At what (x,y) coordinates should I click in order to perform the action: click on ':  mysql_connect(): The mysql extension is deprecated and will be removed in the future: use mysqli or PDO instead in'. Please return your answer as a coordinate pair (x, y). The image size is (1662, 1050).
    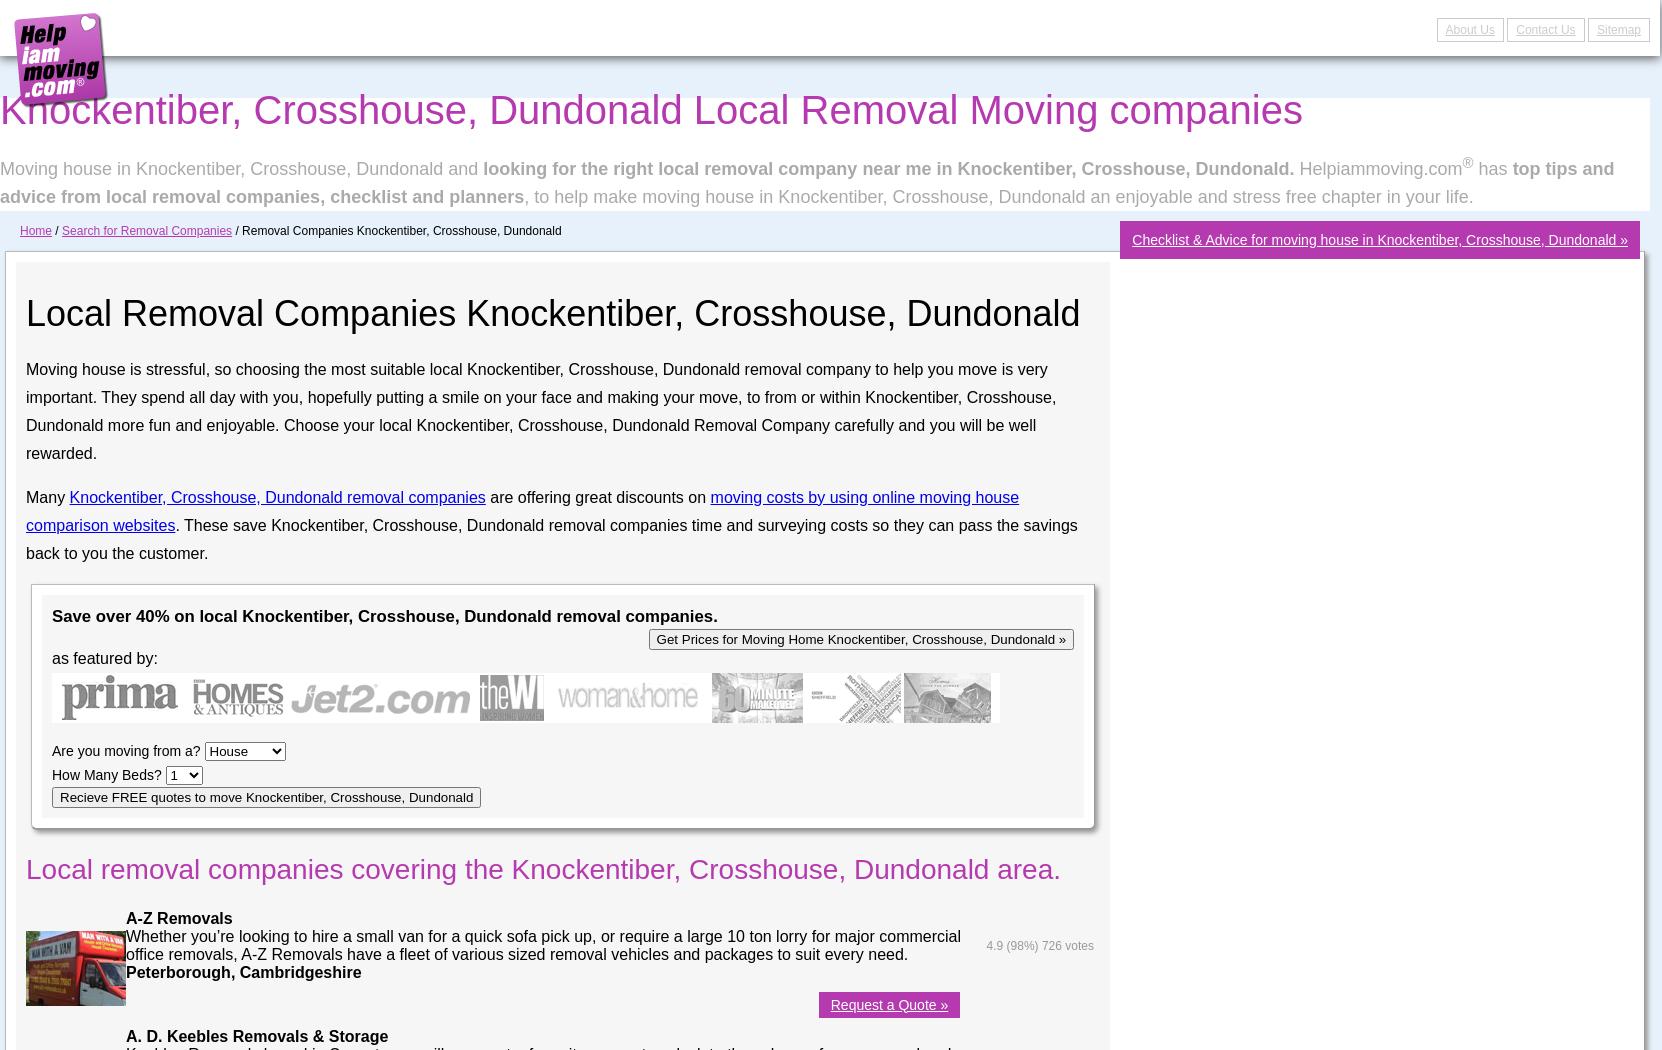
    Looking at the image, I should click on (74, 36).